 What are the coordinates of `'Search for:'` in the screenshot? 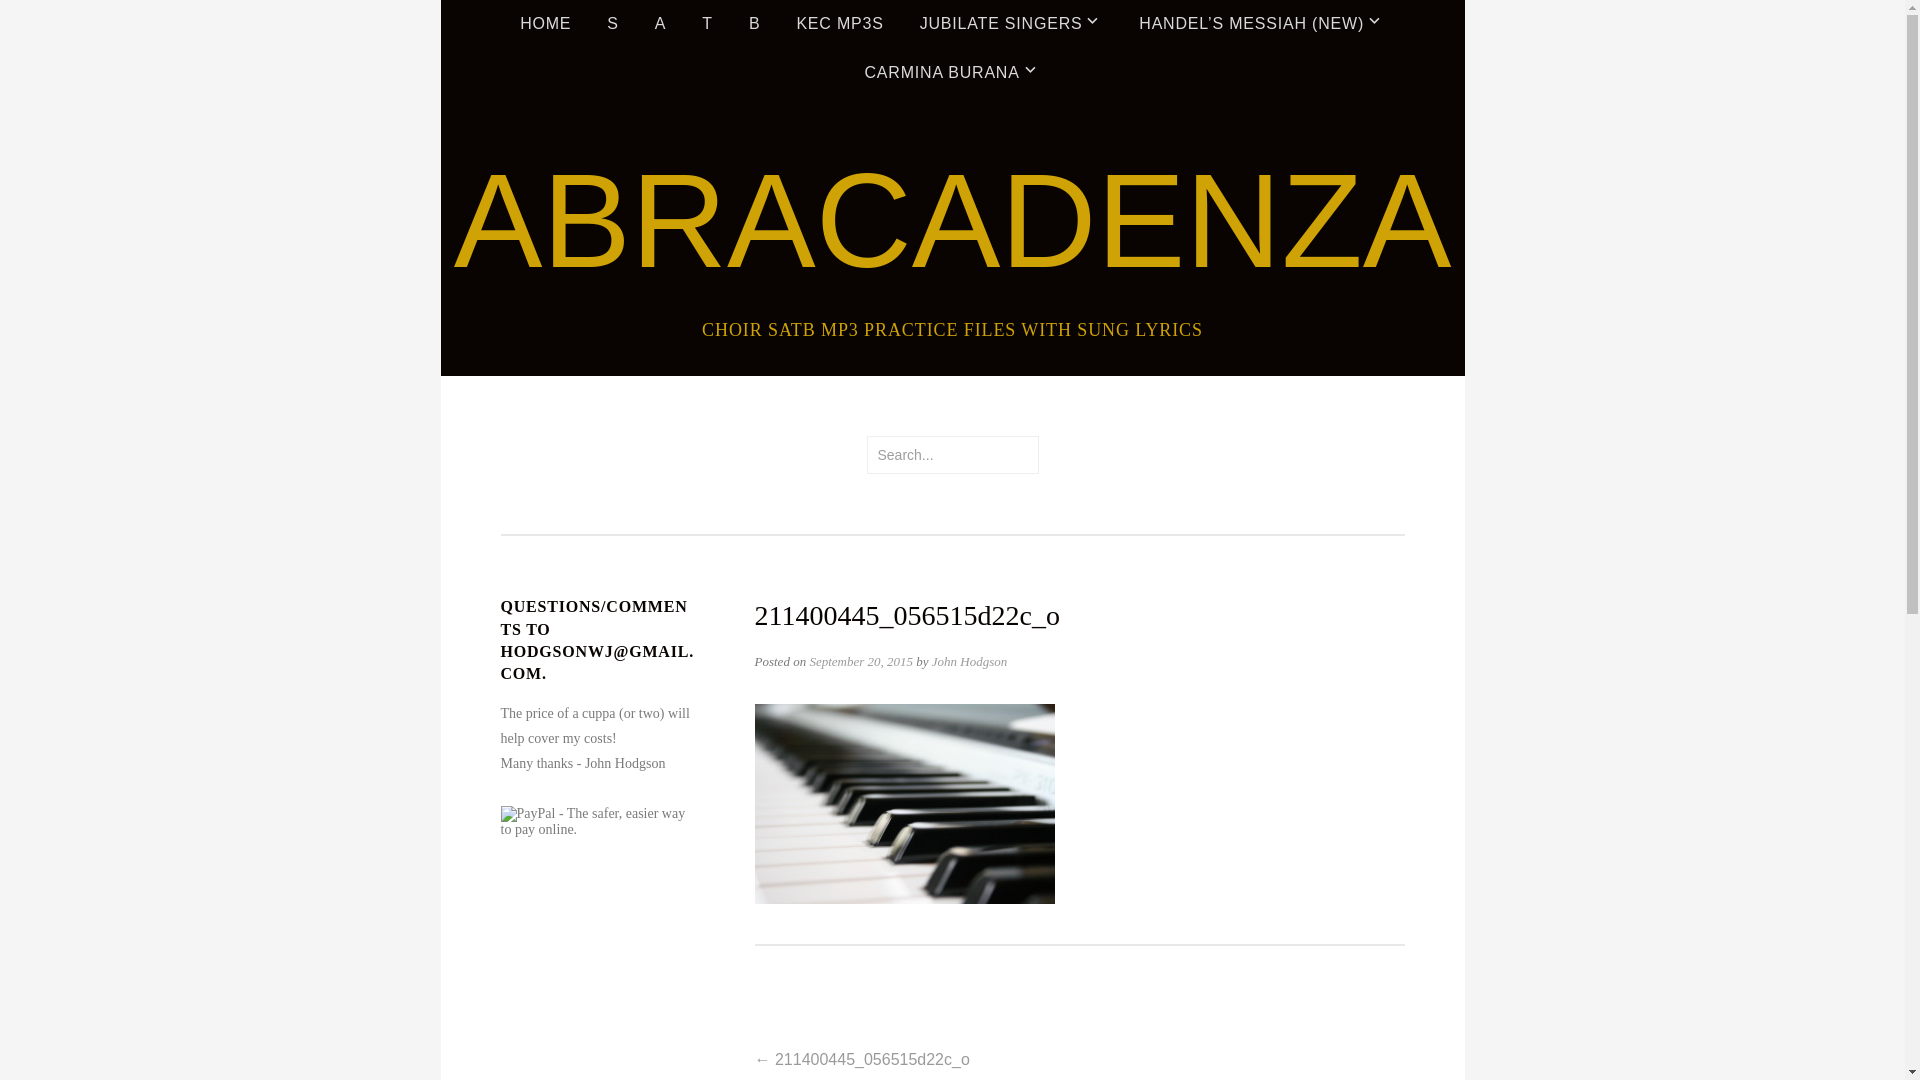 It's located at (950, 455).